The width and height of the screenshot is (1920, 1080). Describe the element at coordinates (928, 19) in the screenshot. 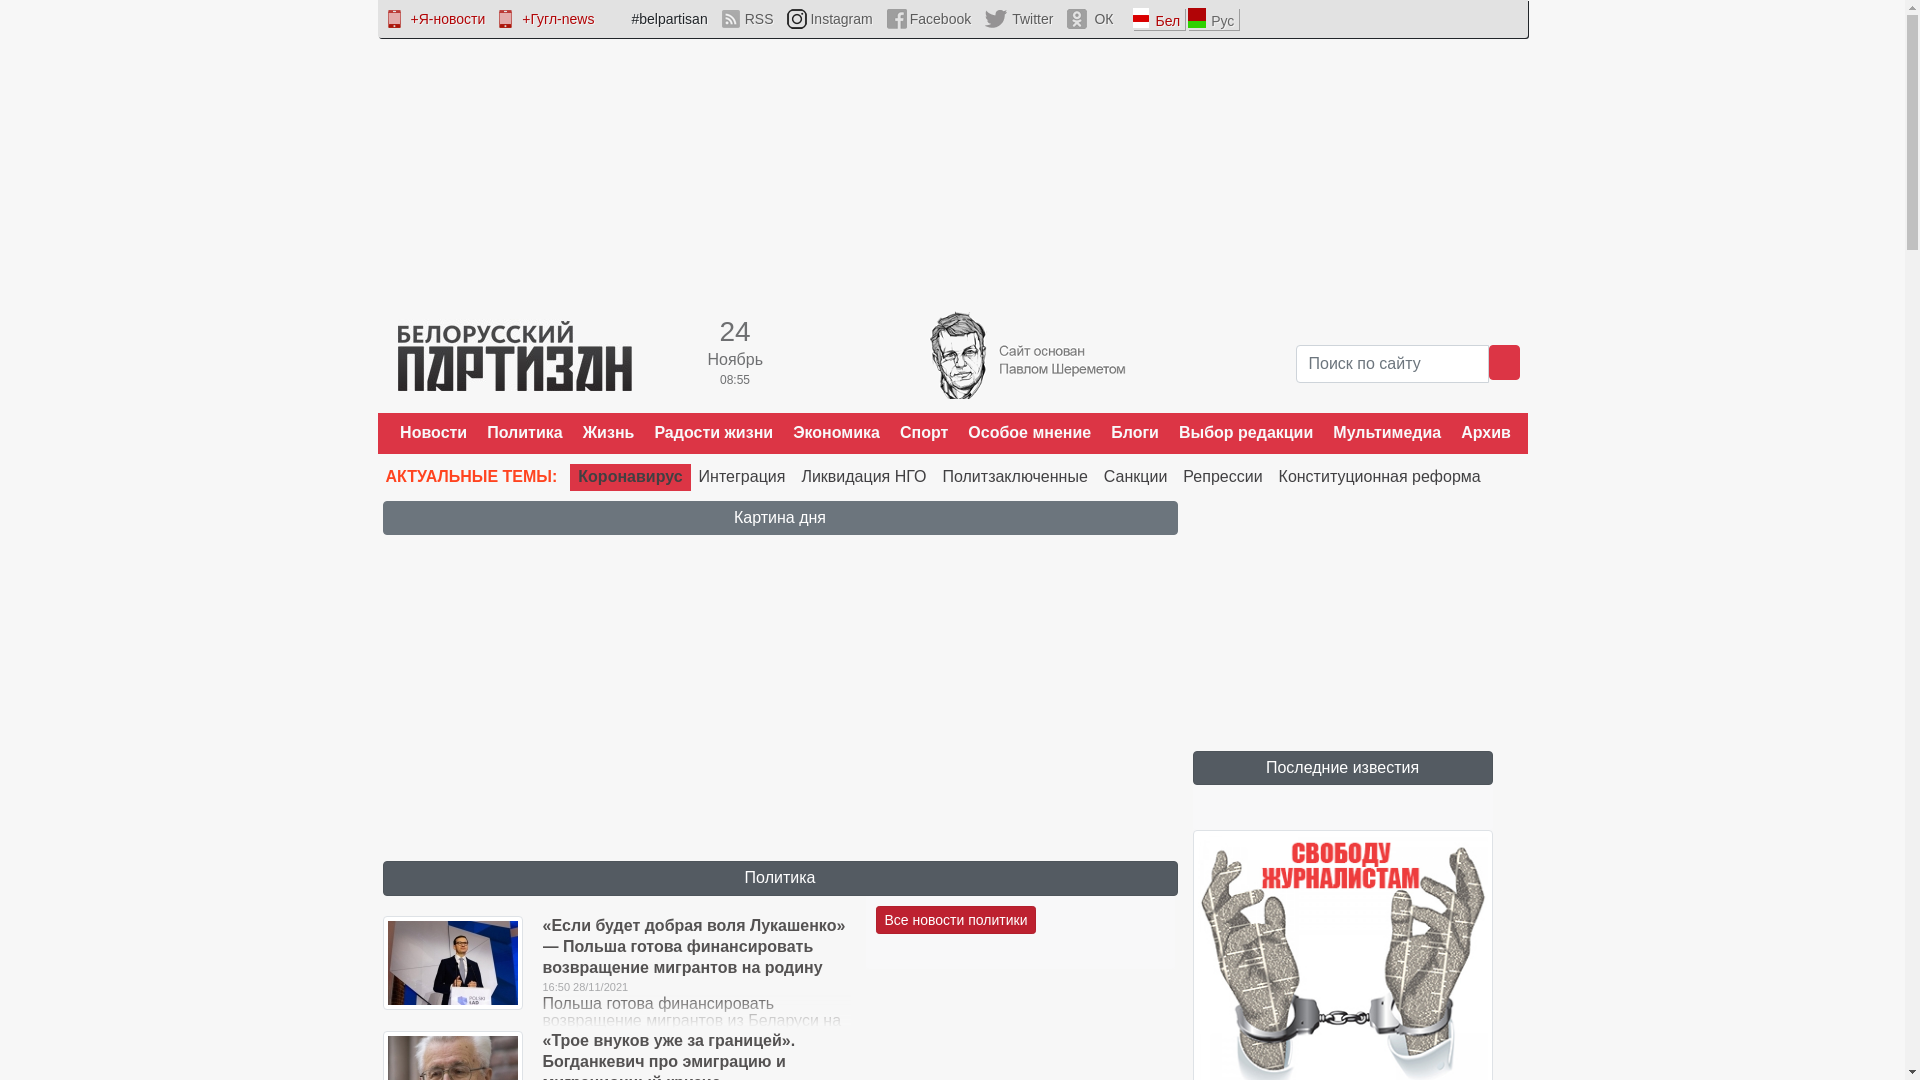

I see `'Facebook'` at that location.